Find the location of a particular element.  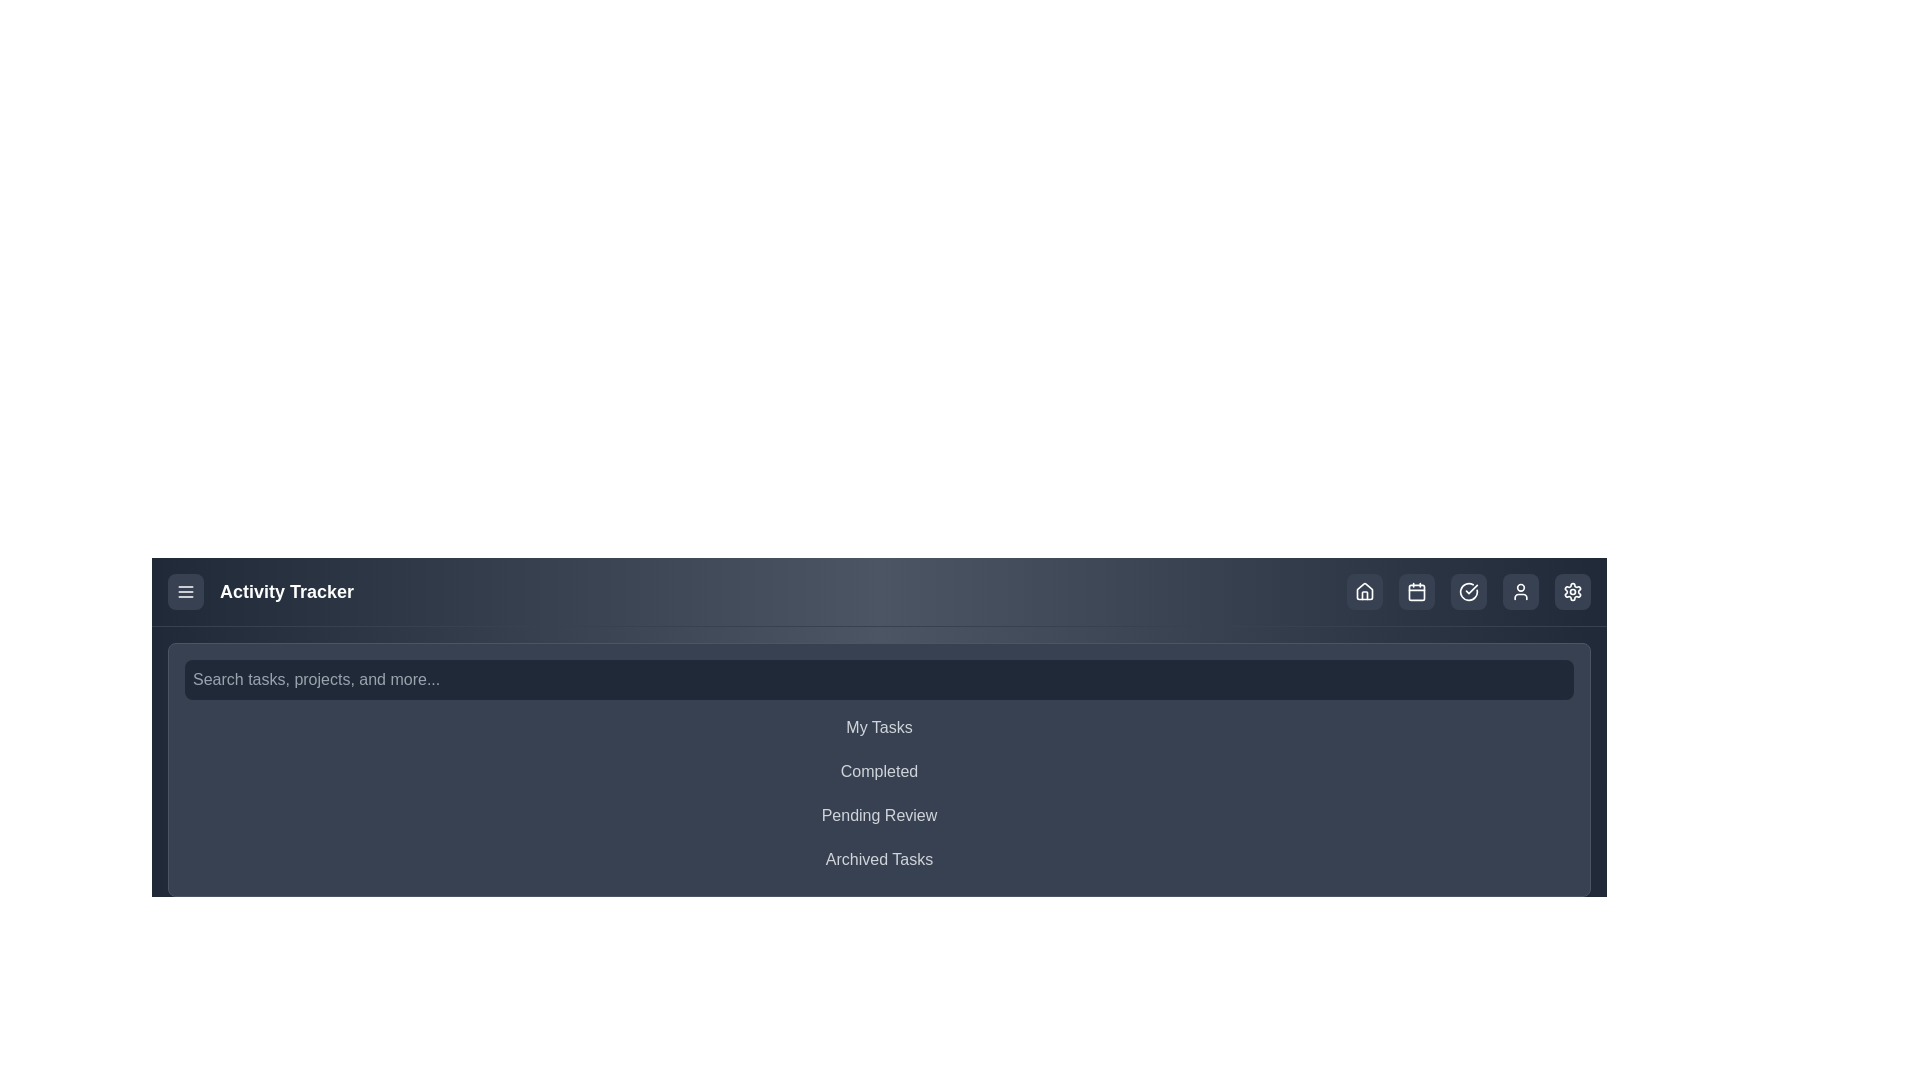

the task category My Tasks from the list is located at coordinates (879, 728).